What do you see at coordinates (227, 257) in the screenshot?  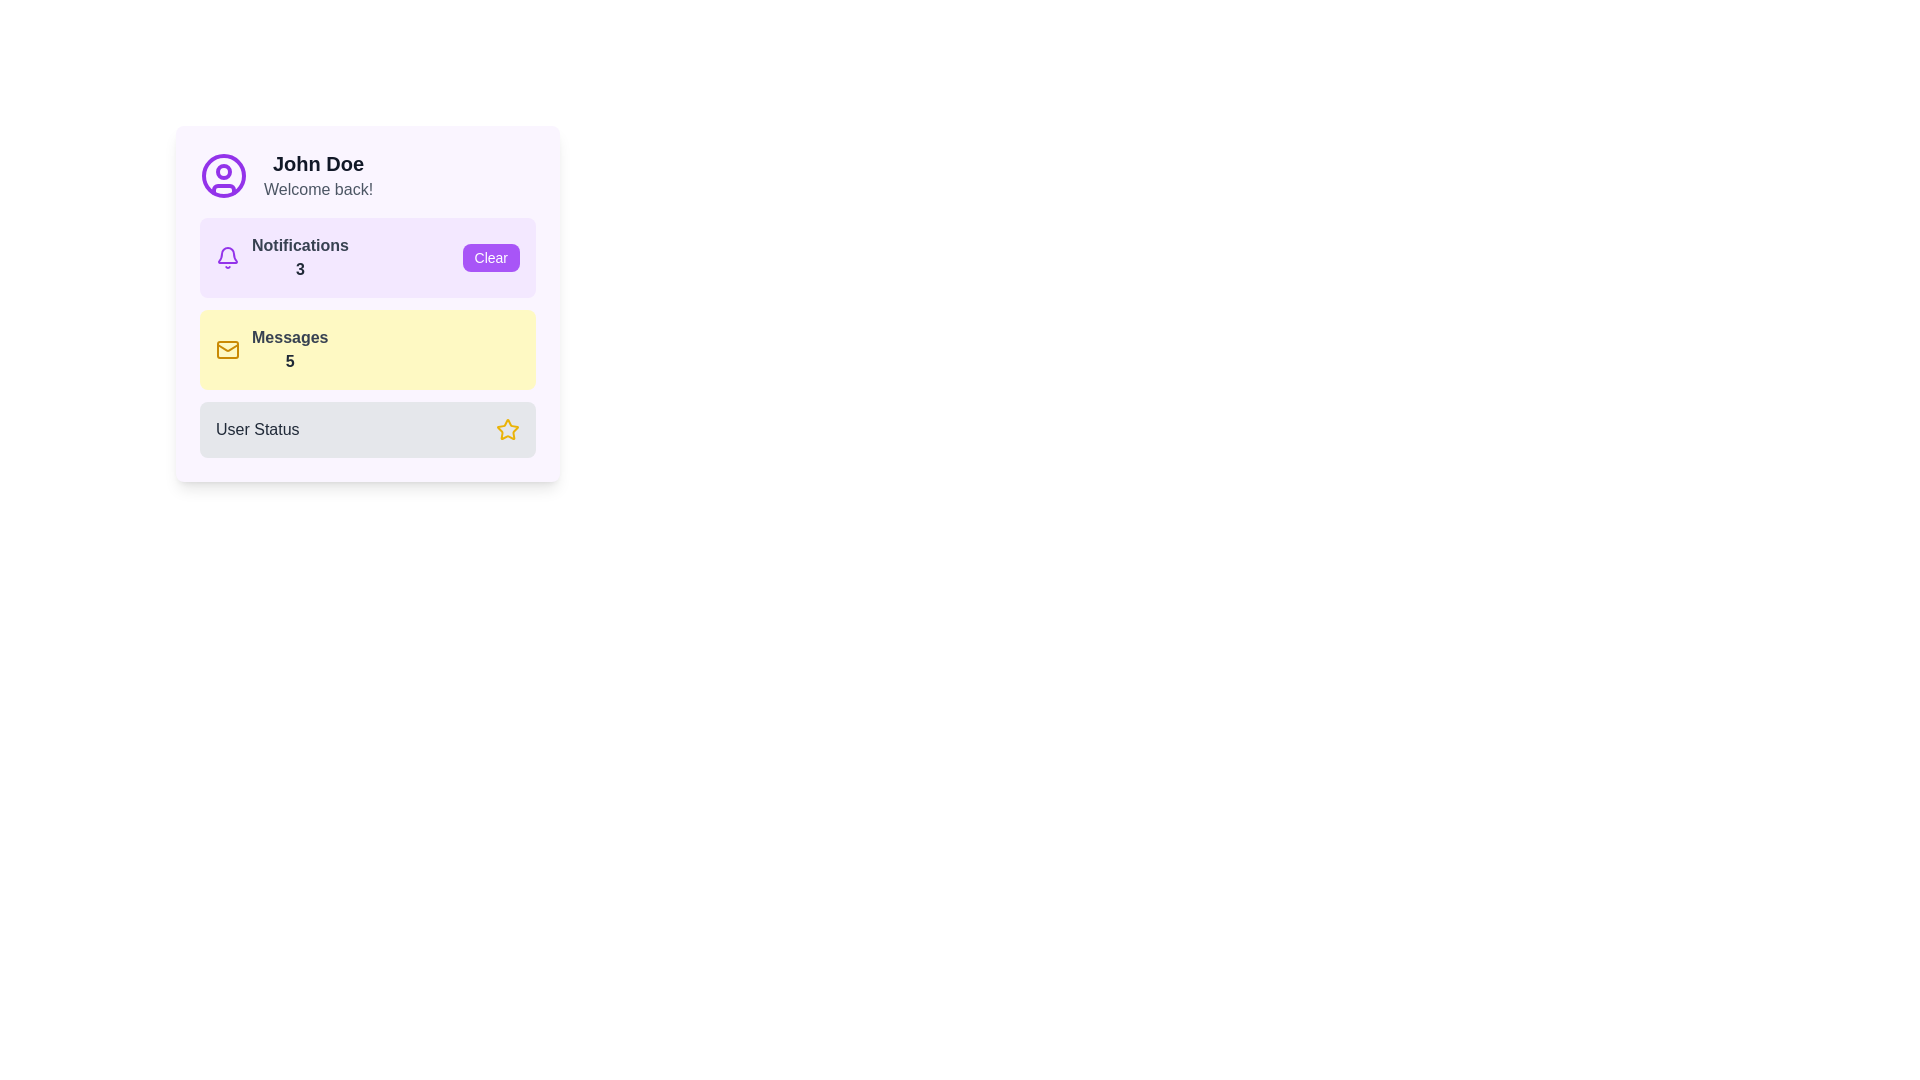 I see `the decorative notification icon located on the left side of the notification panel, adjacent to the texts 'Notifications' and '3'` at bounding box center [227, 257].